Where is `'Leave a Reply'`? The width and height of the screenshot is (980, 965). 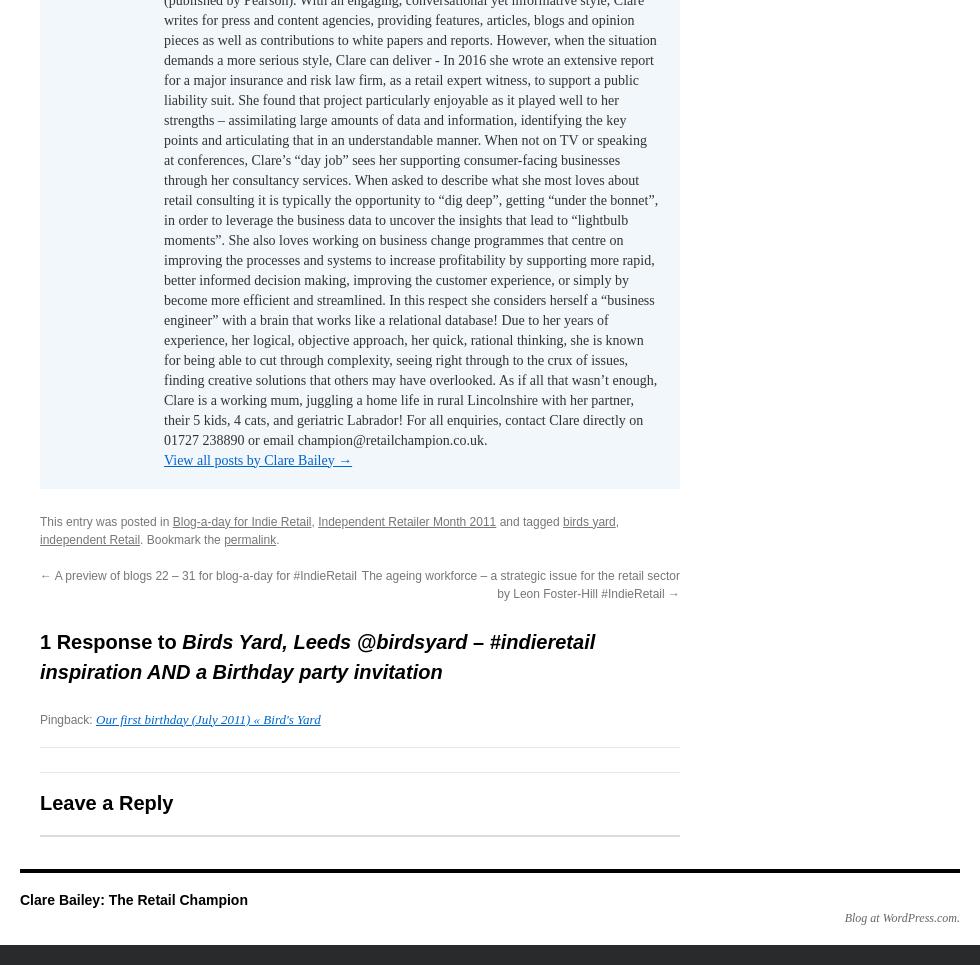
'Leave a Reply' is located at coordinates (106, 802).